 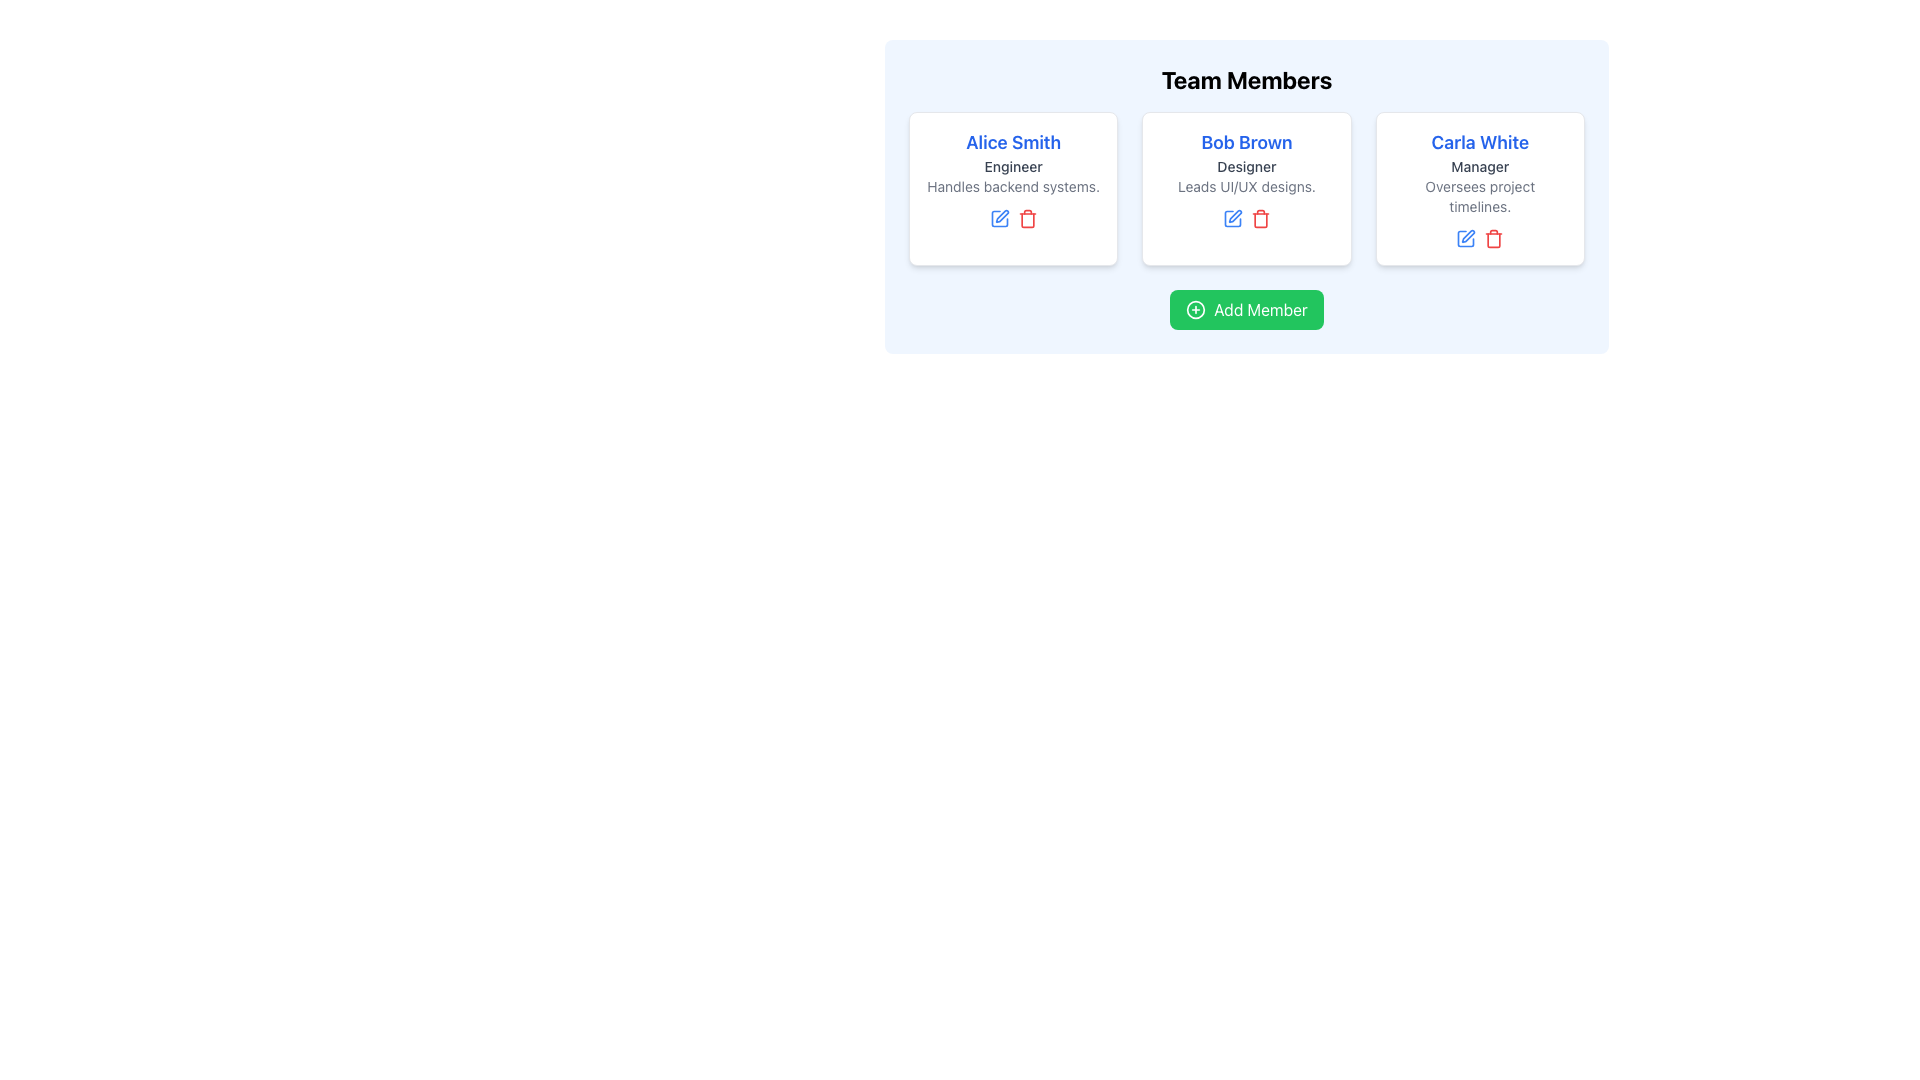 What do you see at coordinates (1013, 141) in the screenshot?
I see `the text label that identifies an individual by name within the team overview interface, which is positioned at the top of a card layout` at bounding box center [1013, 141].